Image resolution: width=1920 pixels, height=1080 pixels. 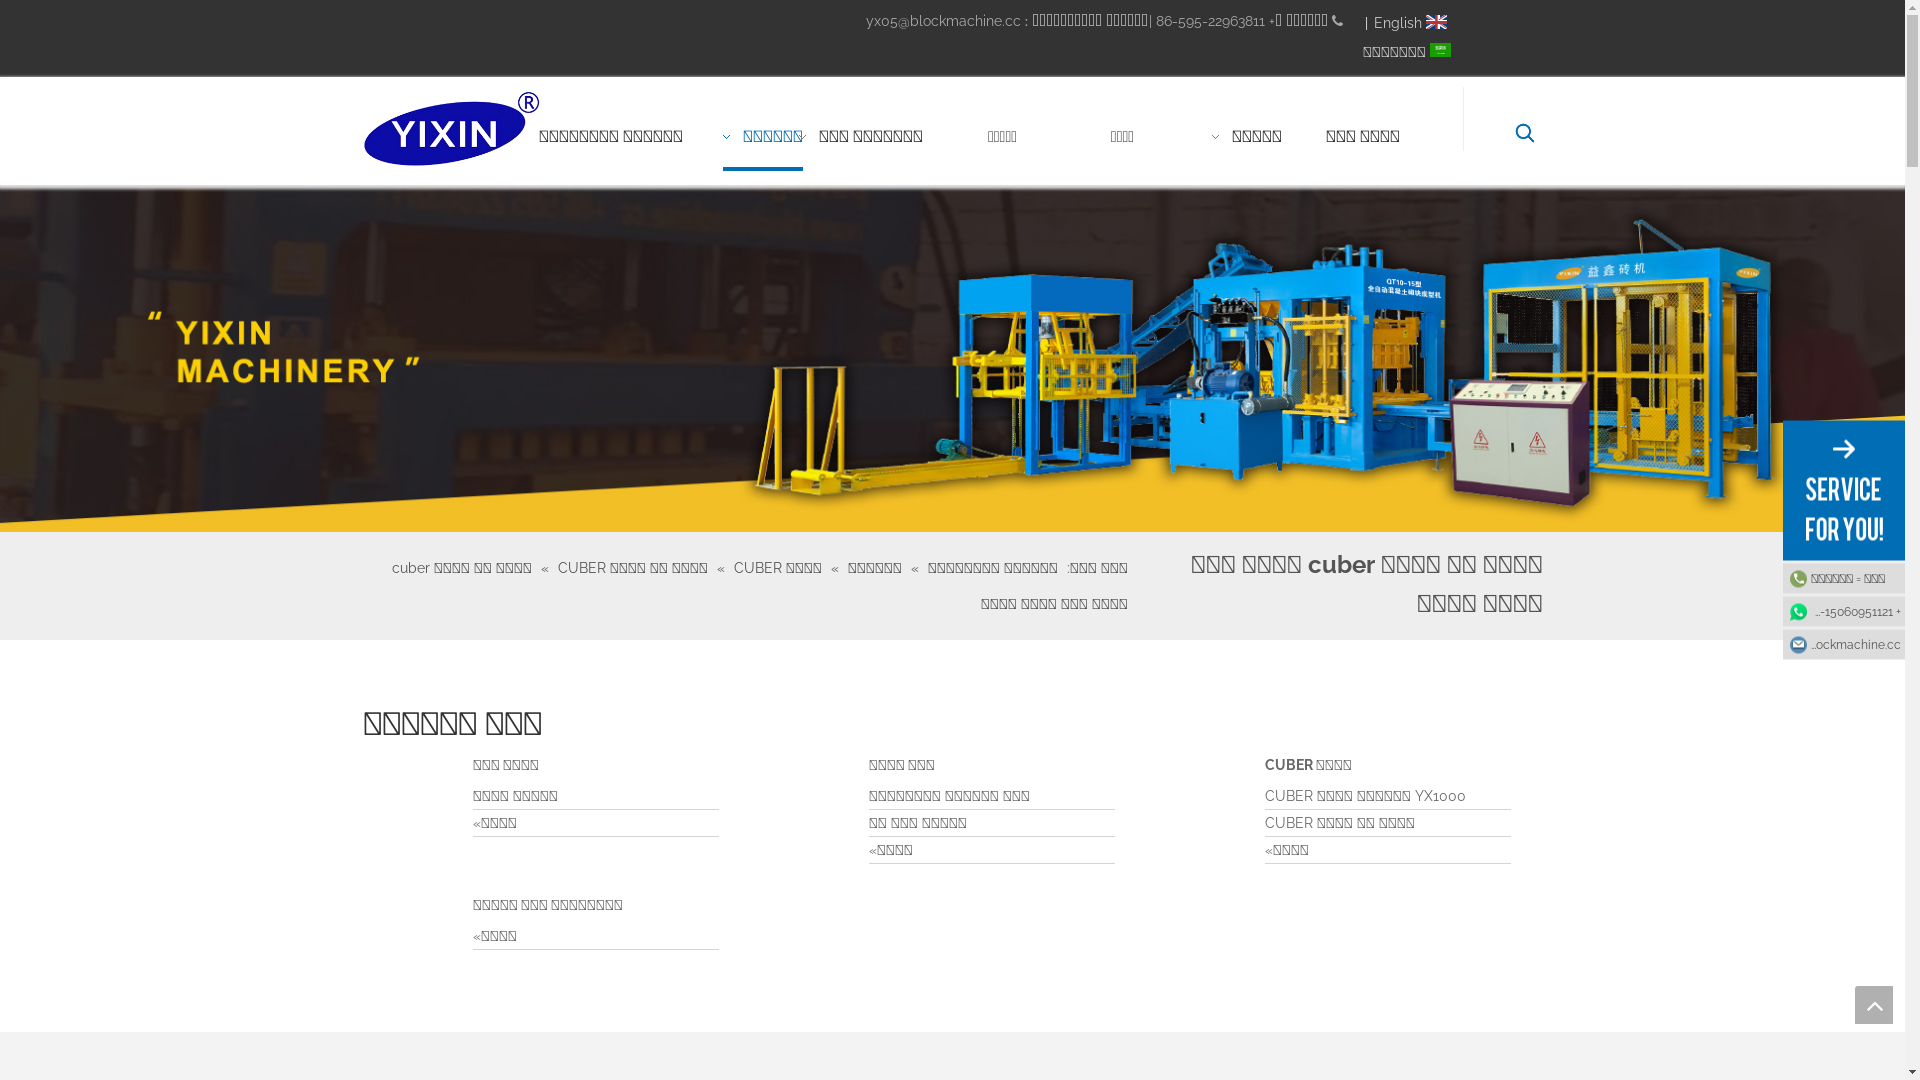 I want to click on '+ 86-15060951121', so click(x=1842, y=609).